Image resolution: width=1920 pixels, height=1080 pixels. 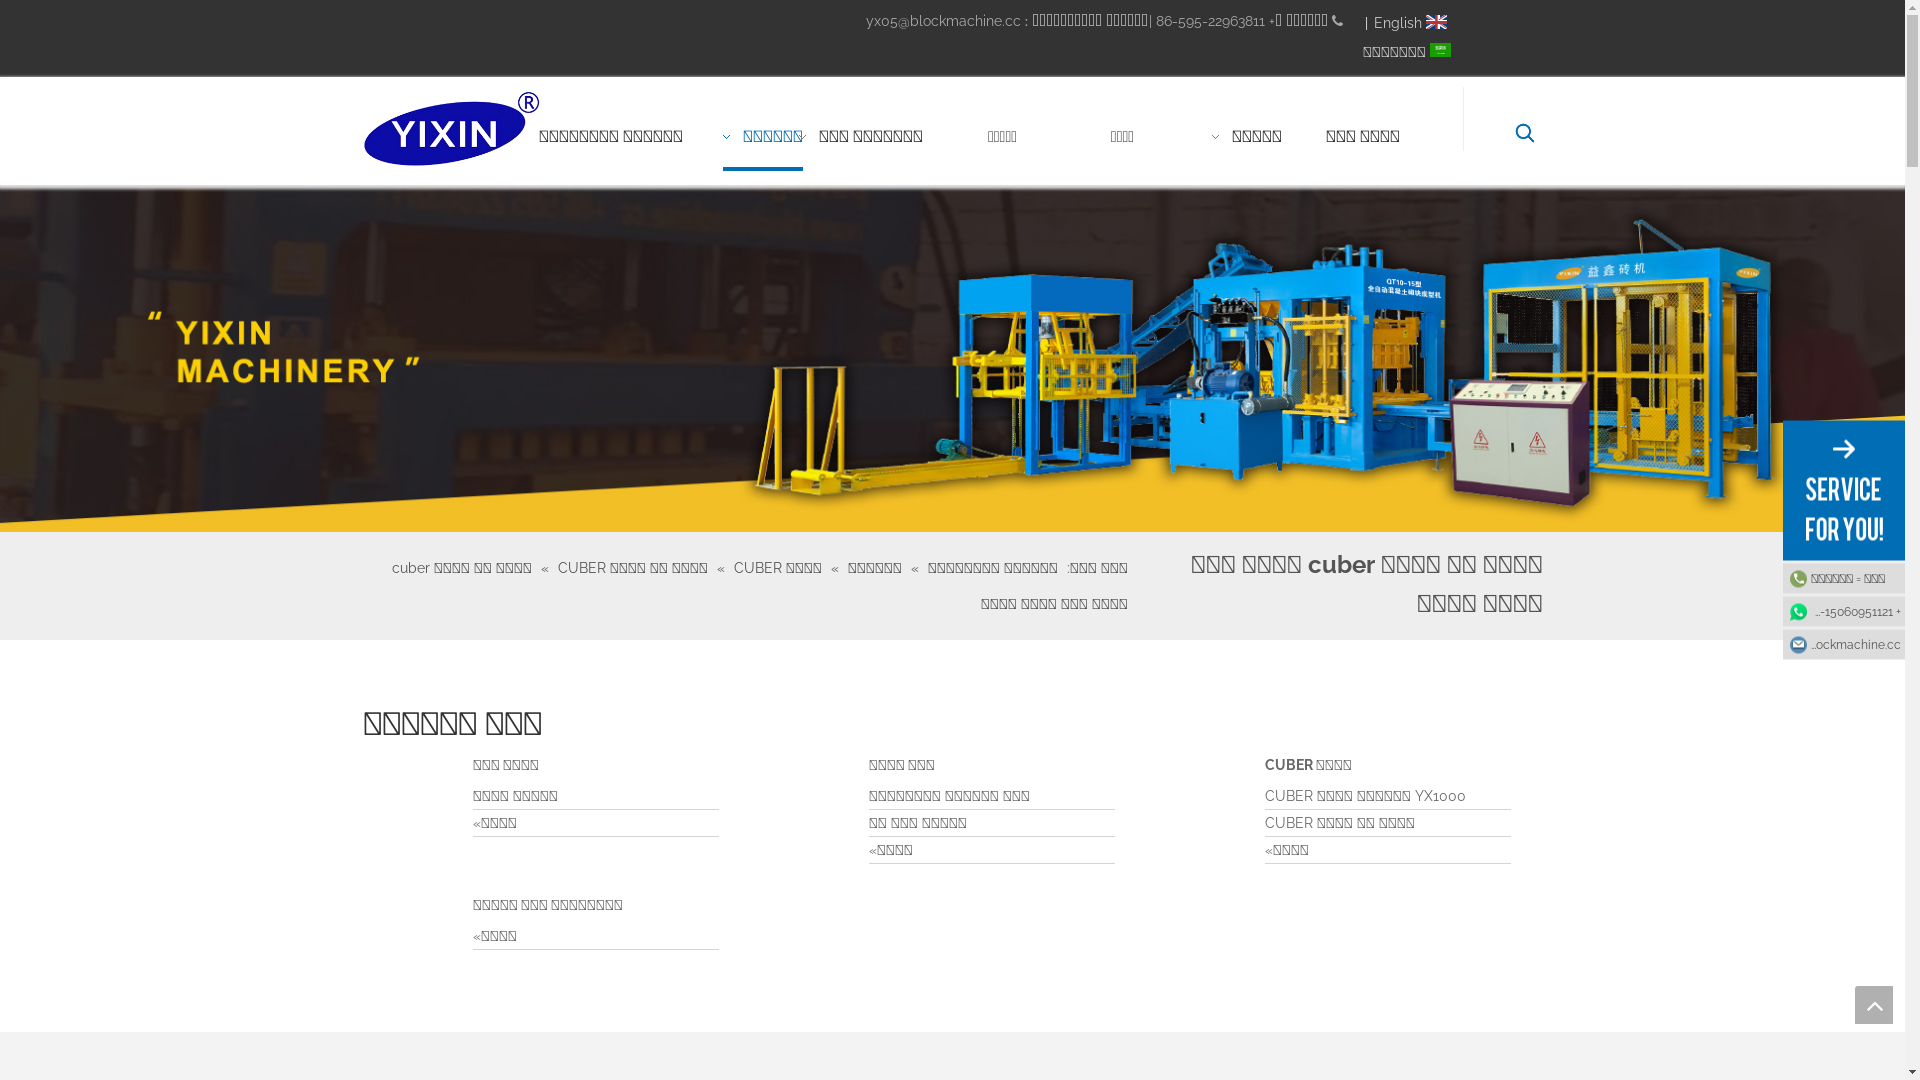 I want to click on '+ 86-15060951121', so click(x=1842, y=609).